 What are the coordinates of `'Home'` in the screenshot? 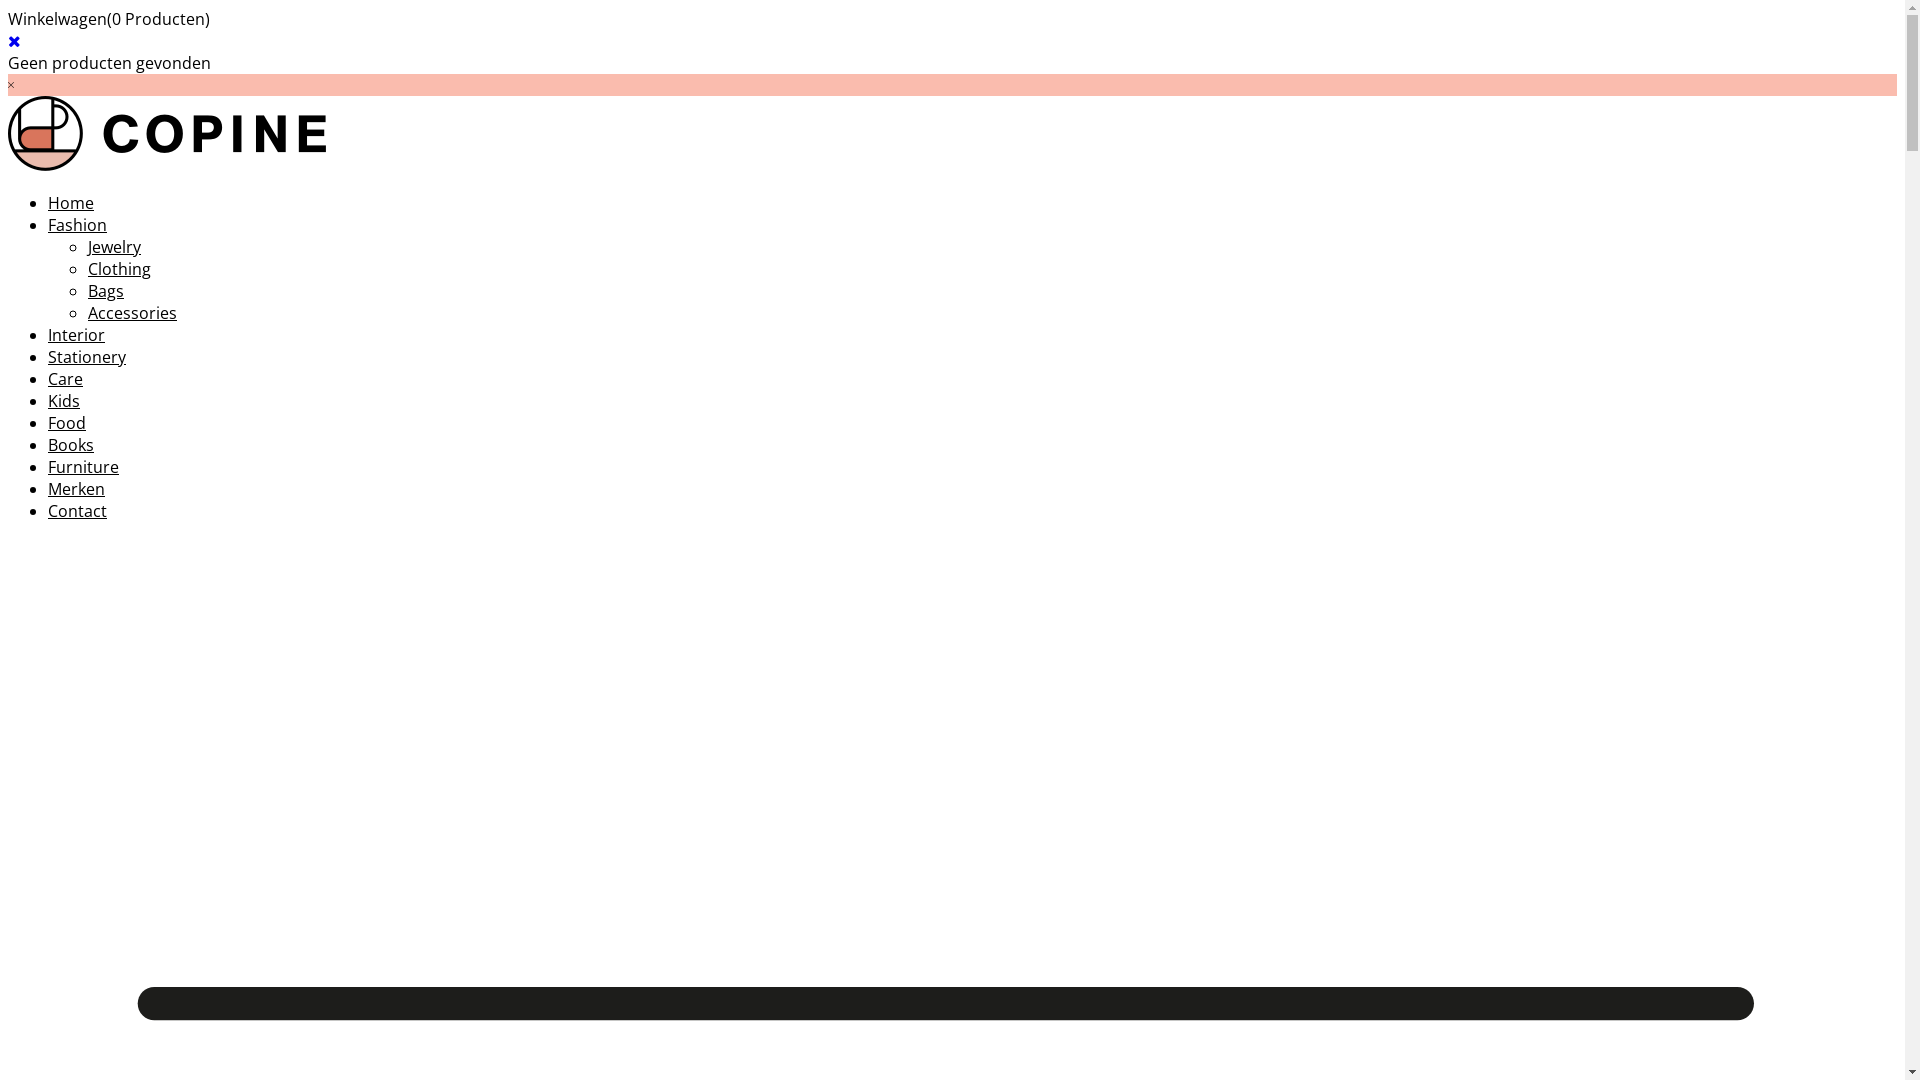 It's located at (71, 203).